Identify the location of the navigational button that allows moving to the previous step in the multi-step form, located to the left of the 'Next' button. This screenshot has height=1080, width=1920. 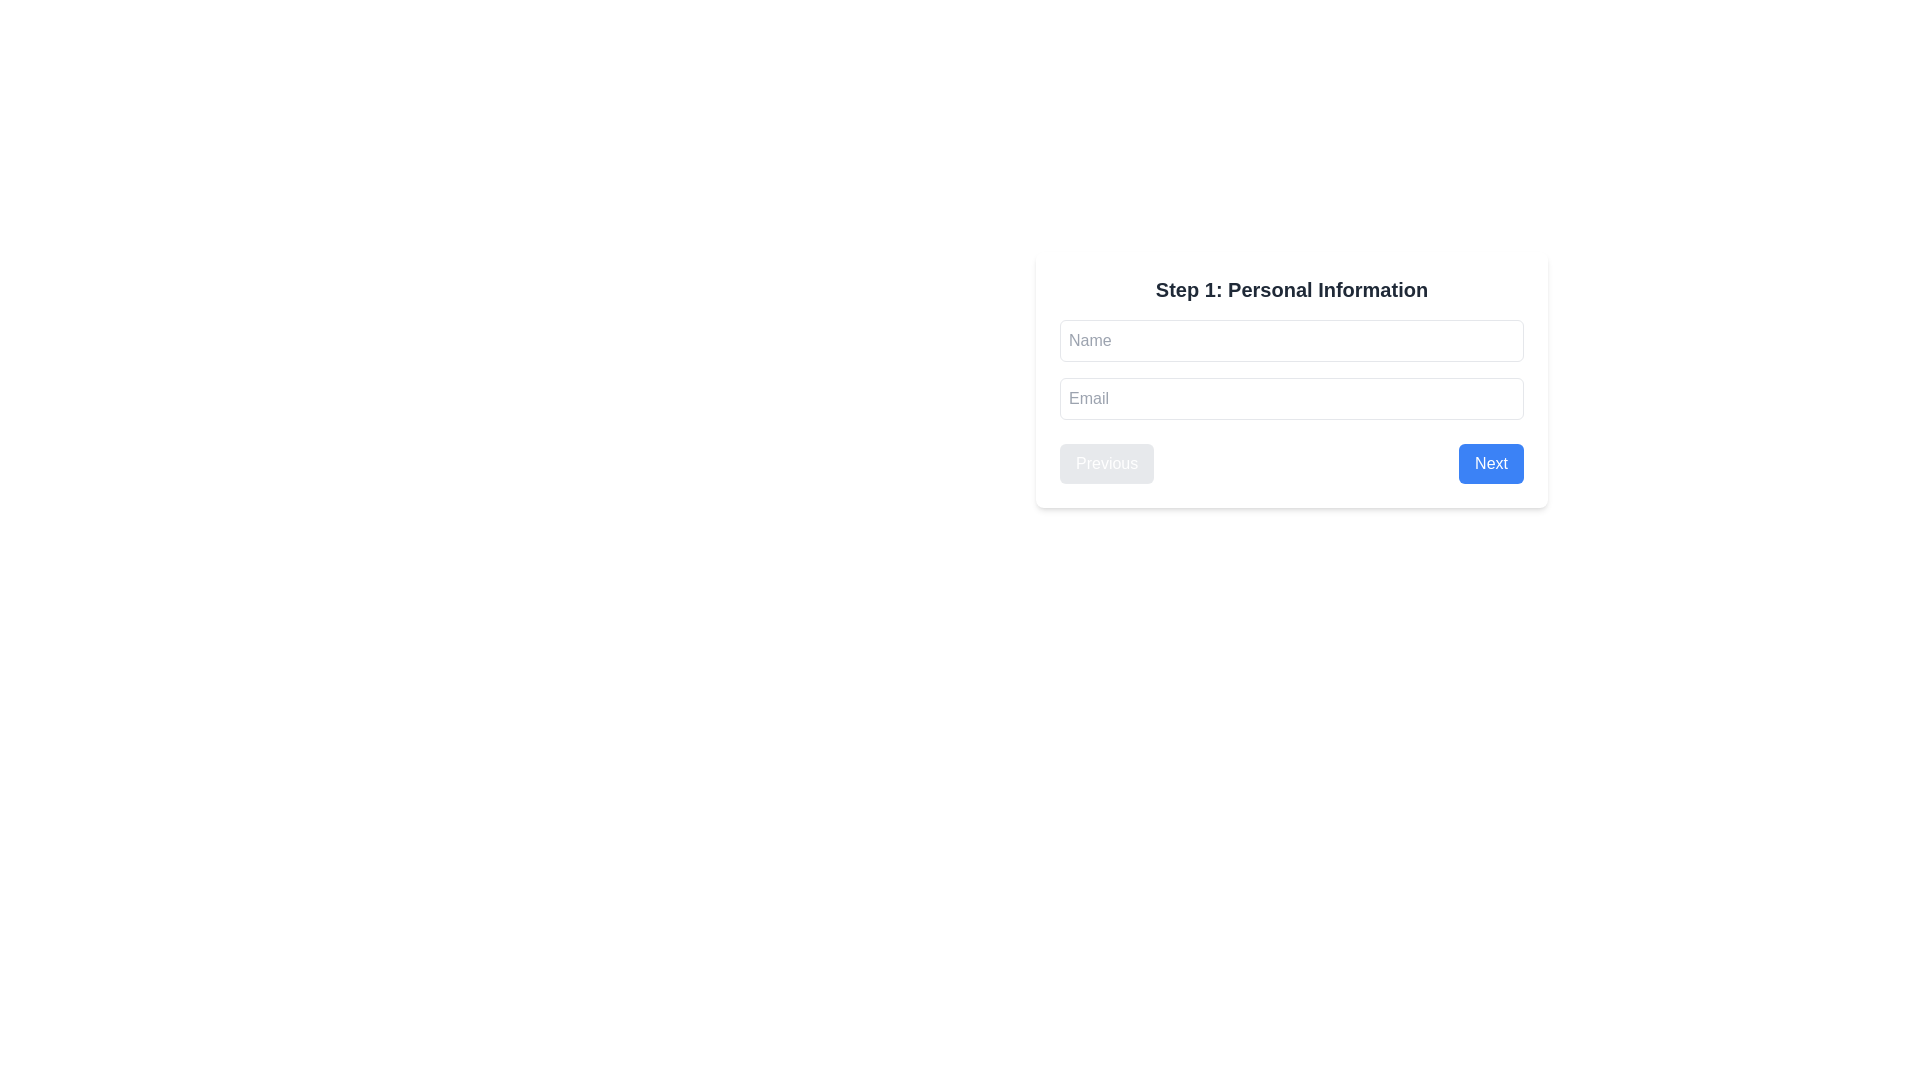
(1106, 463).